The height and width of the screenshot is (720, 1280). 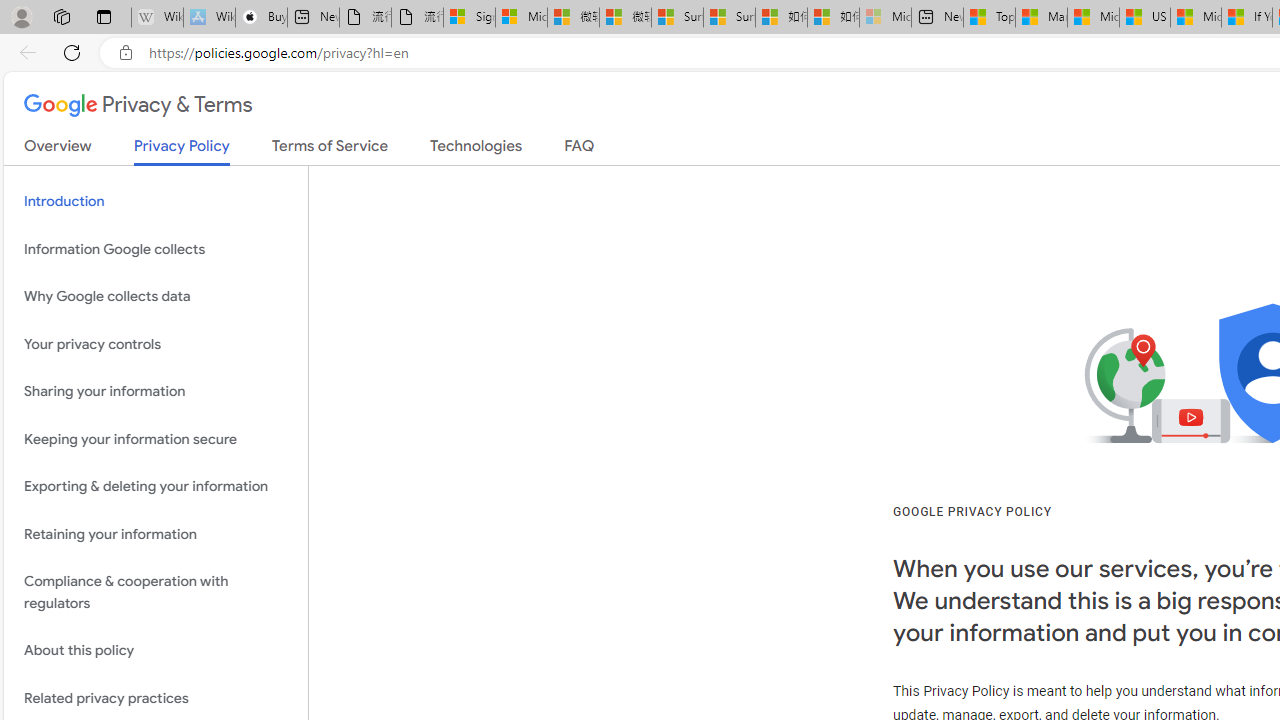 I want to click on 'Top Stories - MSN', so click(x=989, y=17).